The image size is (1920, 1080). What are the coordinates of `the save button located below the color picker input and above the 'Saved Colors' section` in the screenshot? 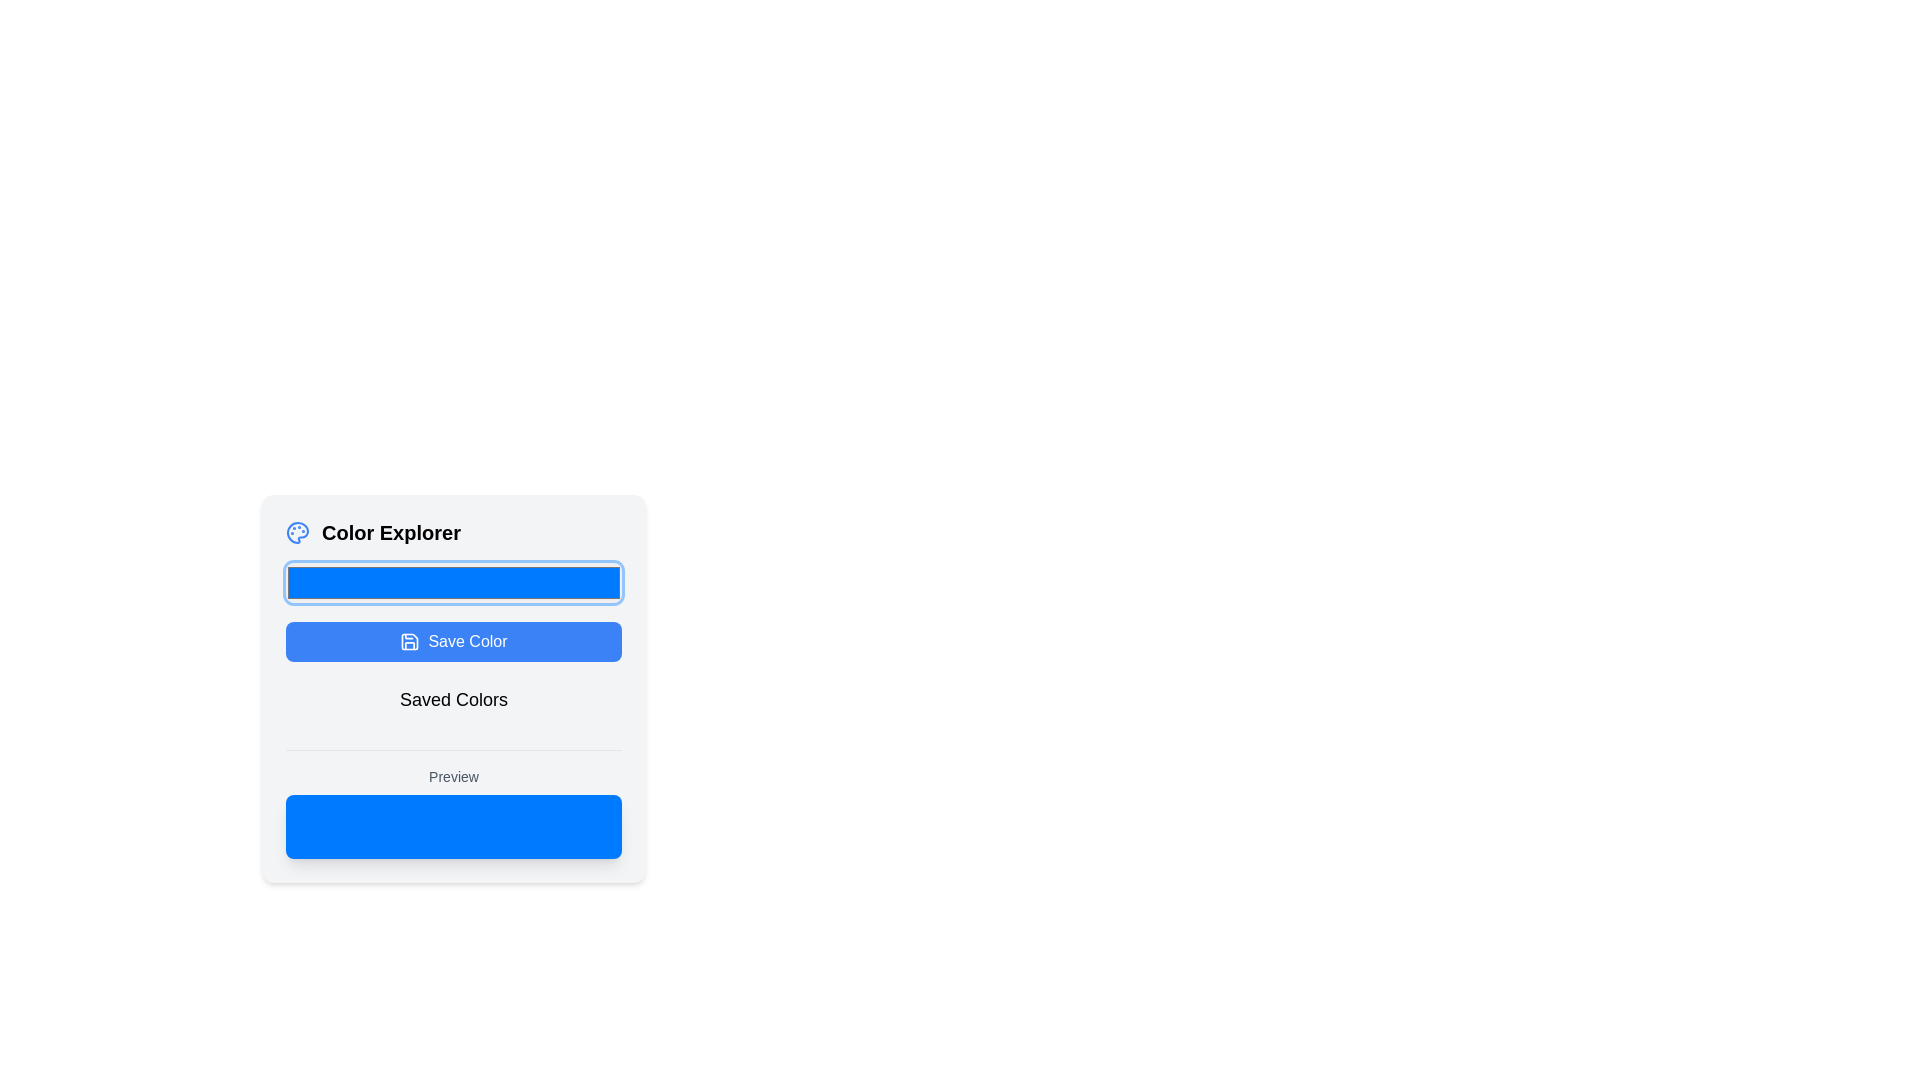 It's located at (453, 641).